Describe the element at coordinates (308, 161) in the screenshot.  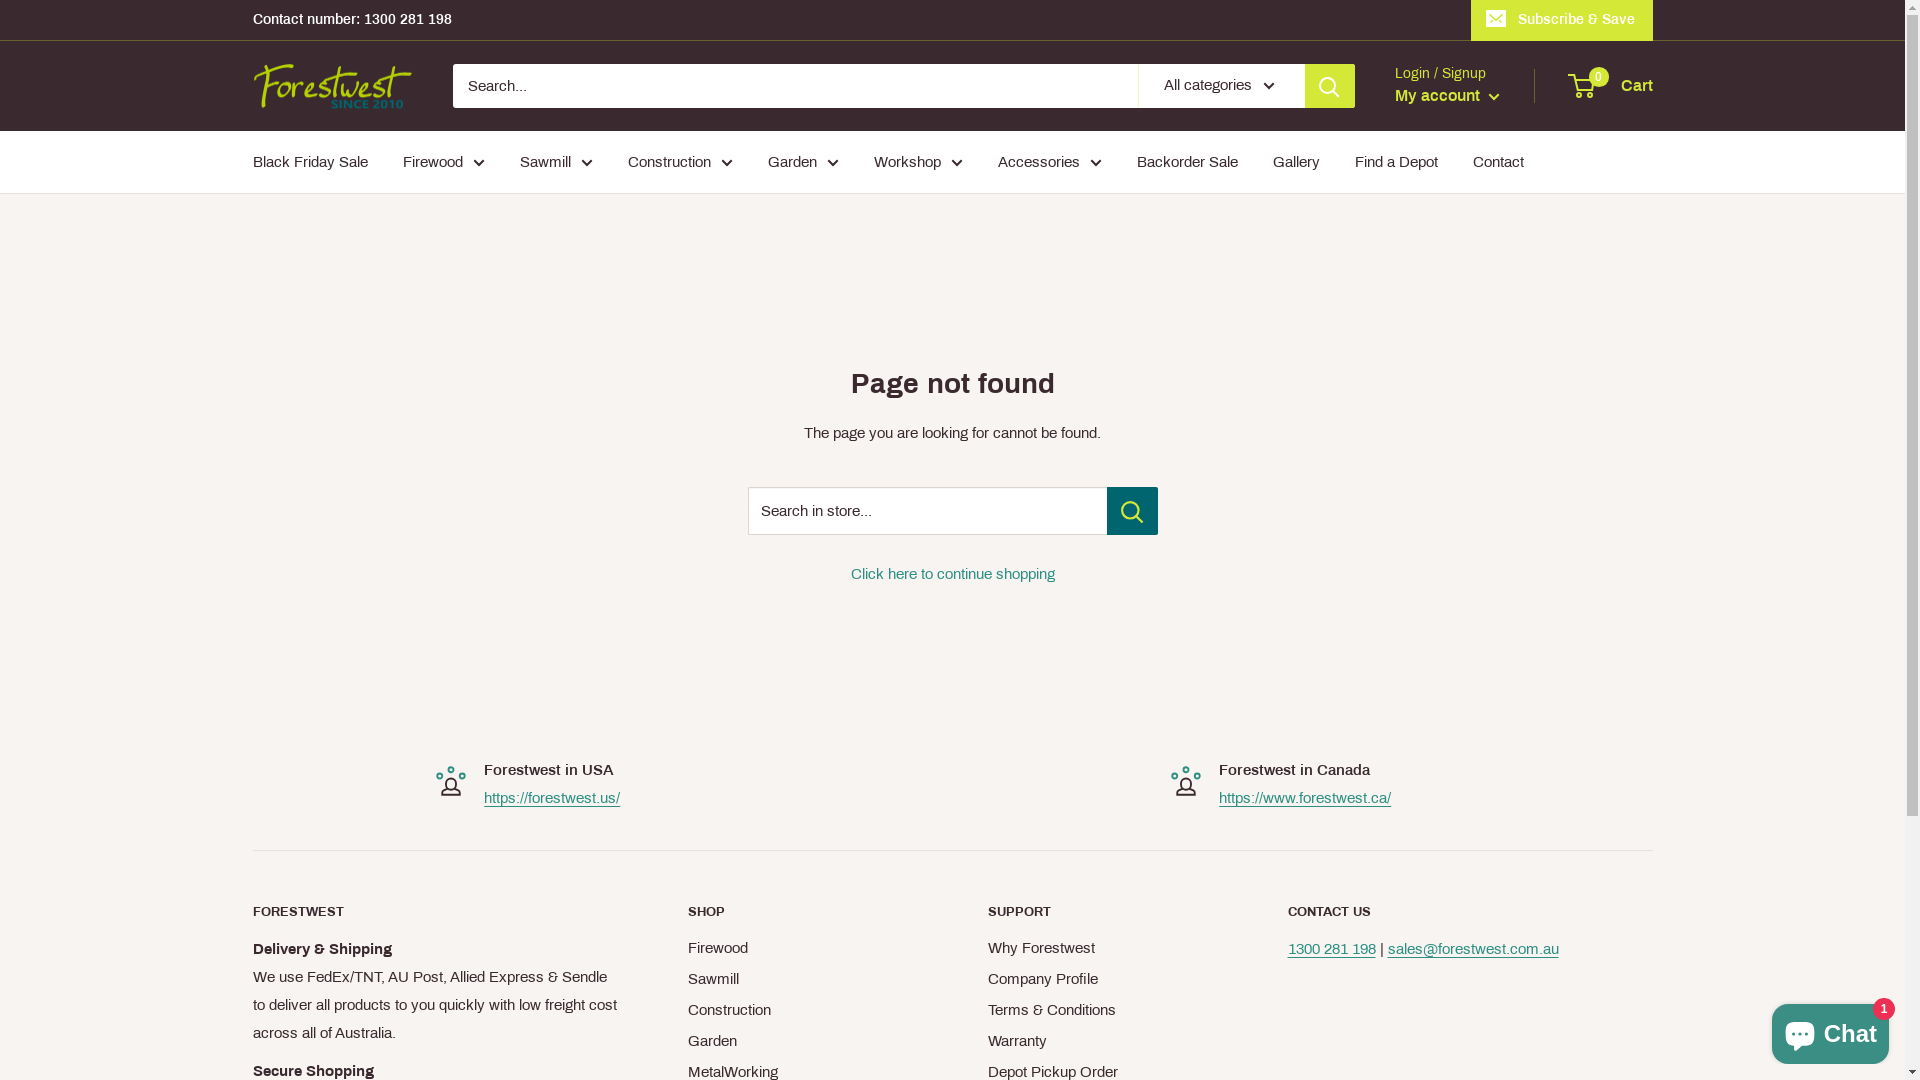
I see `'Black Friday Sale'` at that location.